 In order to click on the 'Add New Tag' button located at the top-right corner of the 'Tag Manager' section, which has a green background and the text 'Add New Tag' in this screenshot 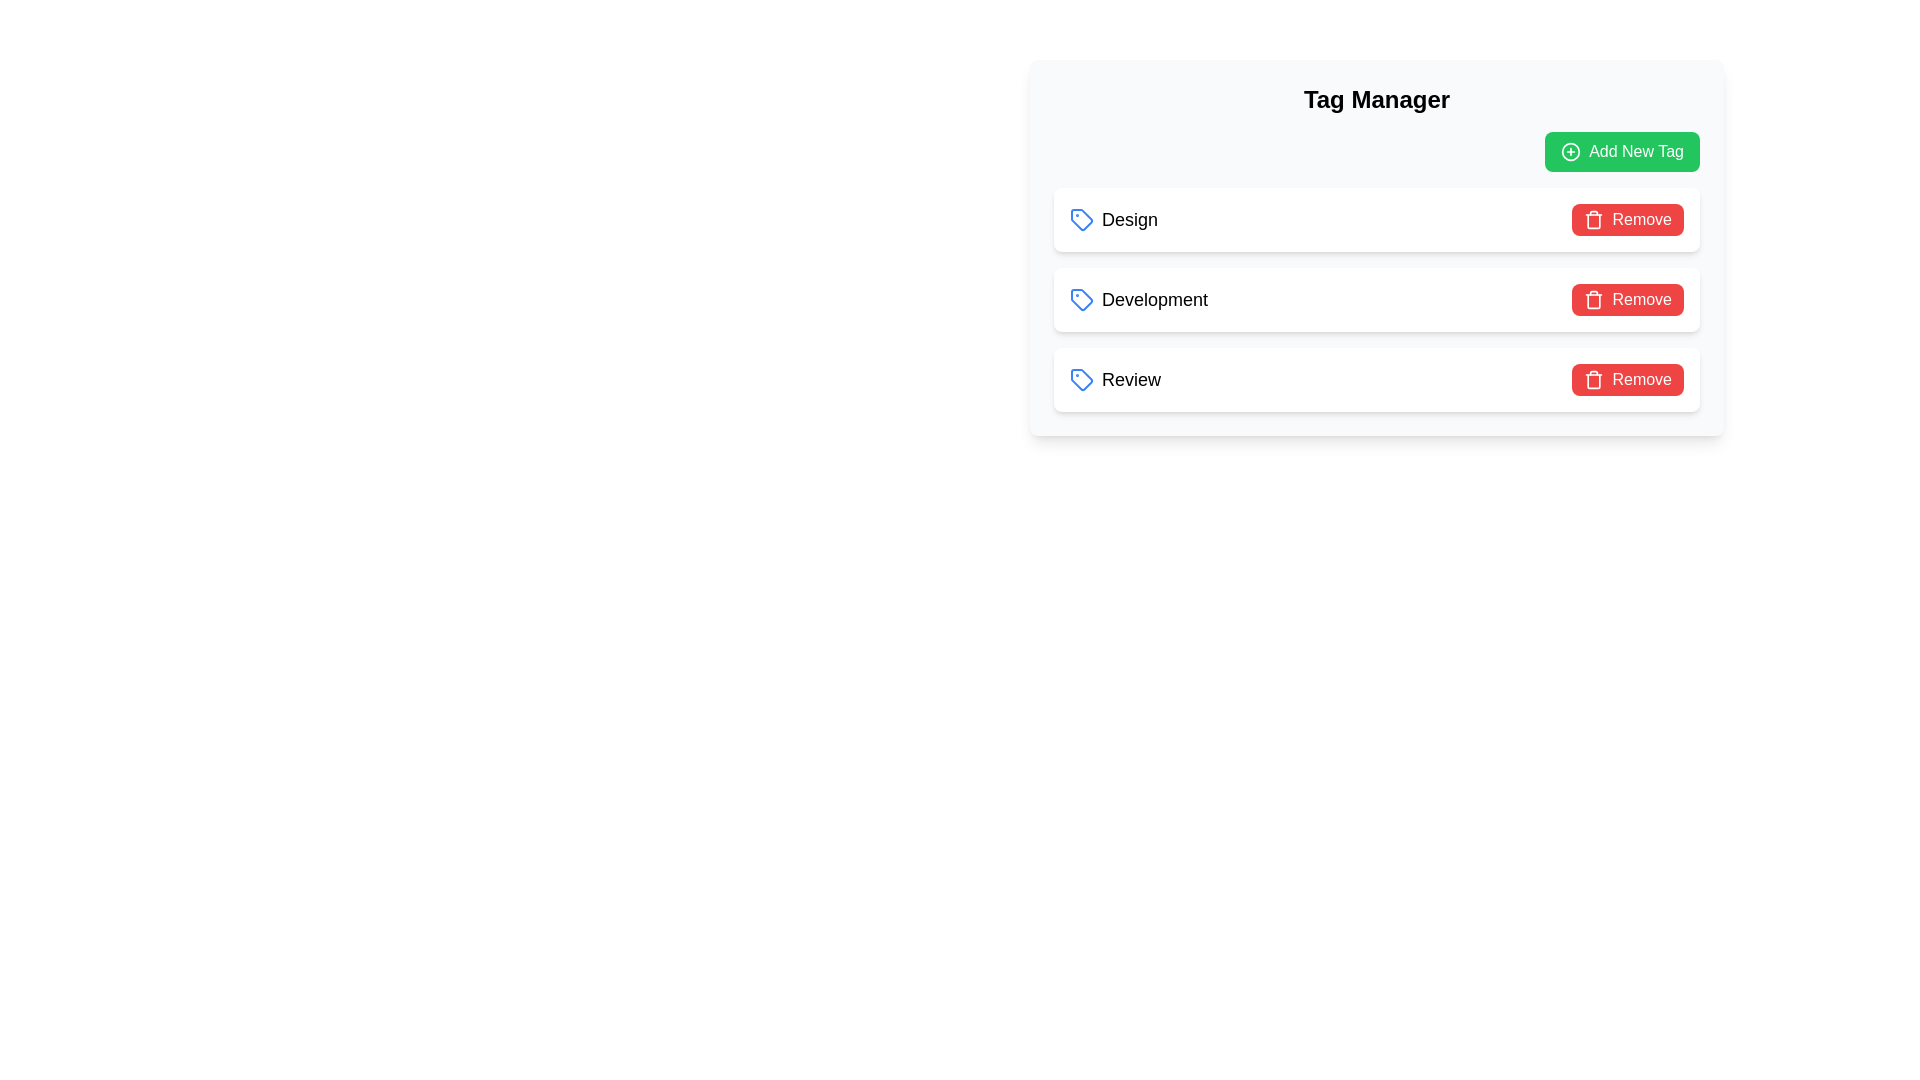, I will do `click(1570, 150)`.